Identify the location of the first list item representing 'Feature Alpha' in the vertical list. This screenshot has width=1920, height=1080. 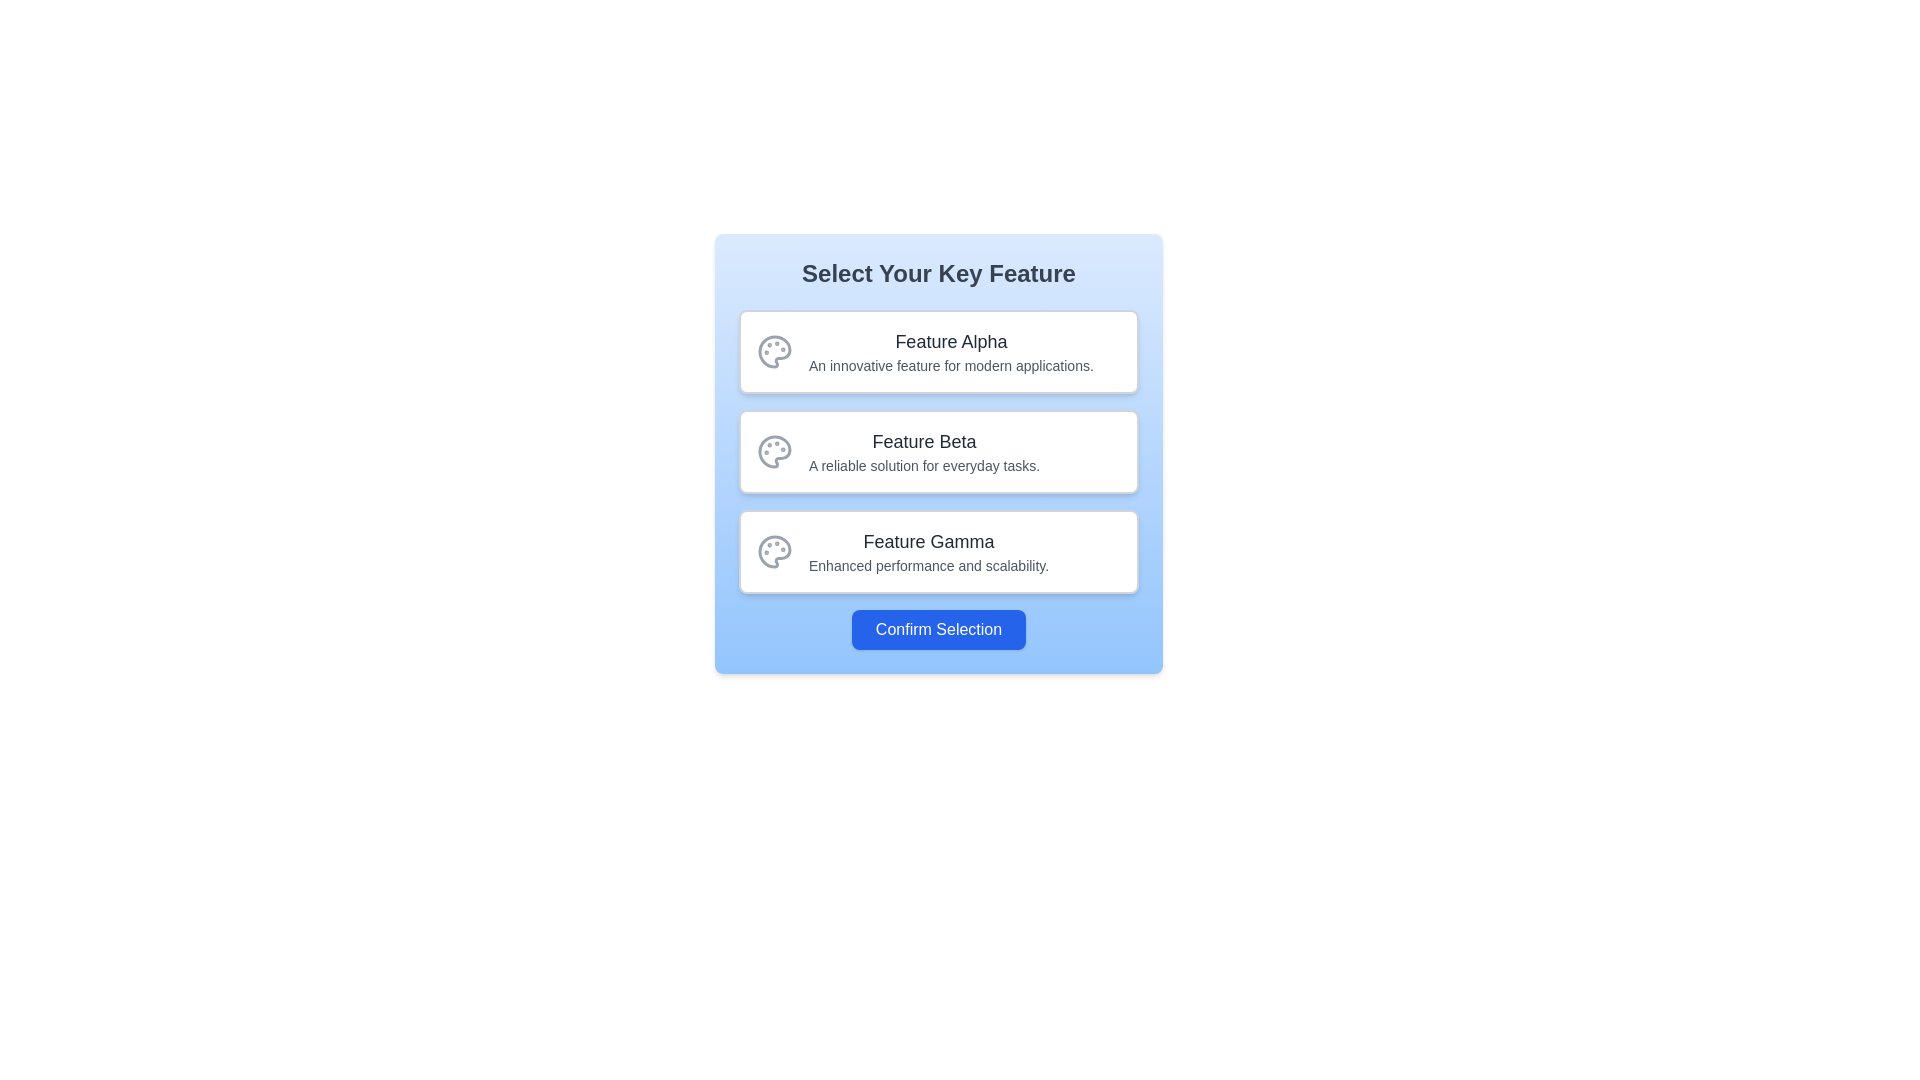
(950, 350).